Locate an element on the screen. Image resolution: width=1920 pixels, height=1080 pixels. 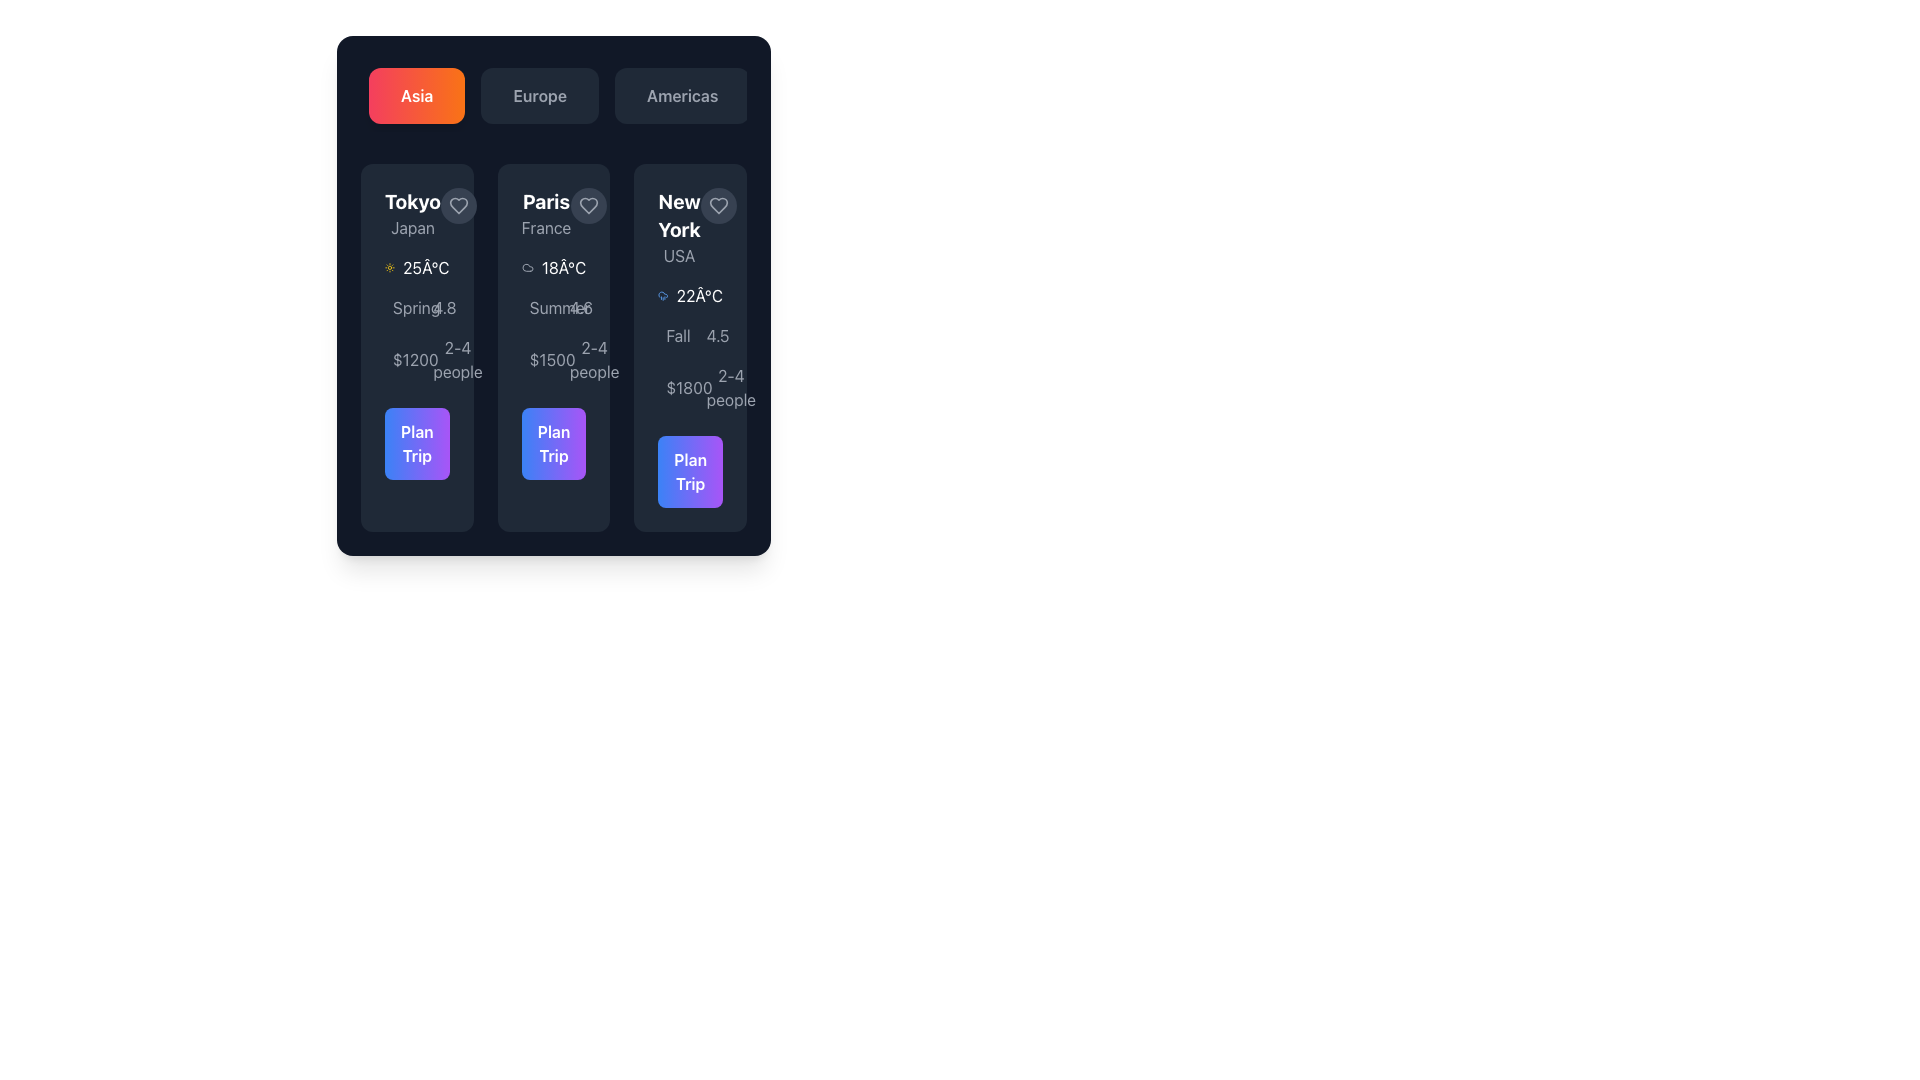
the text label and icon combination reading '2-4 people', which is styled in light gray and located in a card-like section for 'Paris, France', positioned below the price label '$1500' and above the 'Plan Trip' button is located at coordinates (573, 358).